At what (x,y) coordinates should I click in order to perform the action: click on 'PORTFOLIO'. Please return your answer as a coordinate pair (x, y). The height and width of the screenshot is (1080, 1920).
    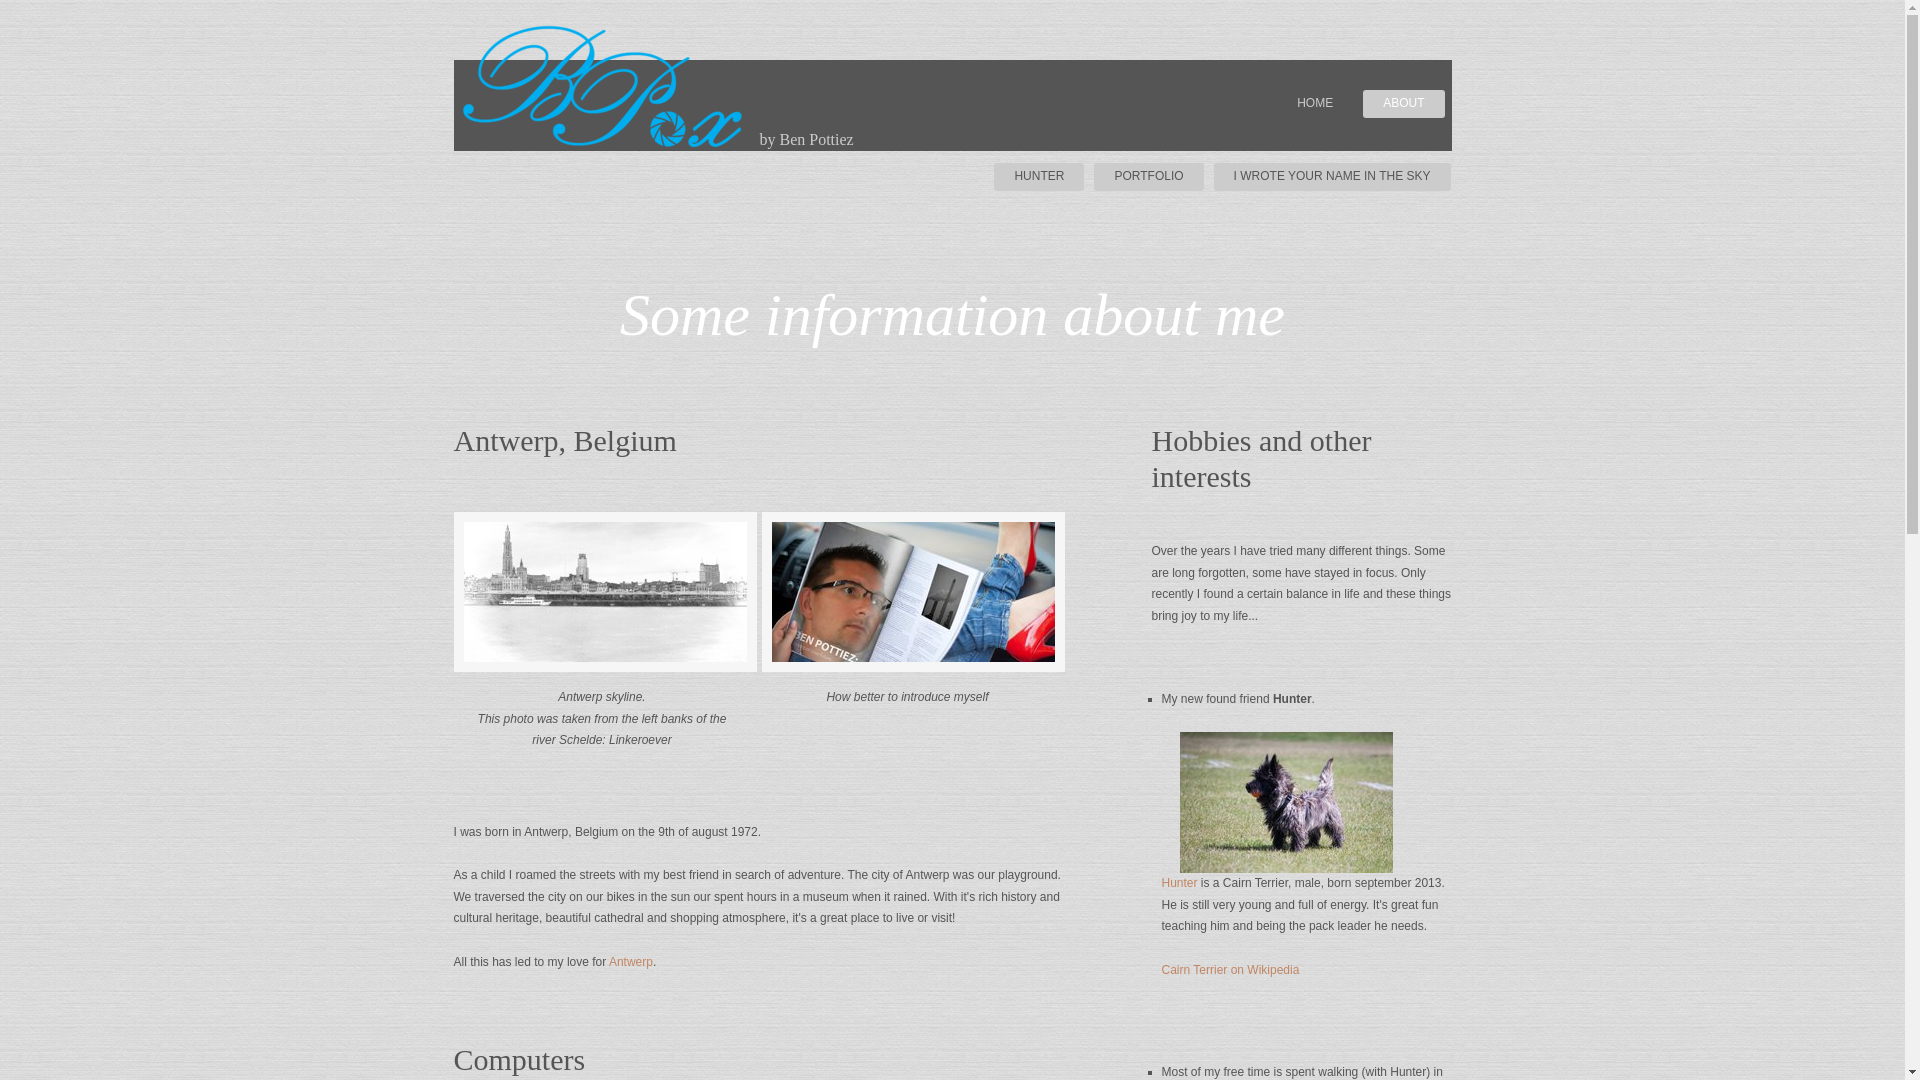
    Looking at the image, I should click on (1148, 176).